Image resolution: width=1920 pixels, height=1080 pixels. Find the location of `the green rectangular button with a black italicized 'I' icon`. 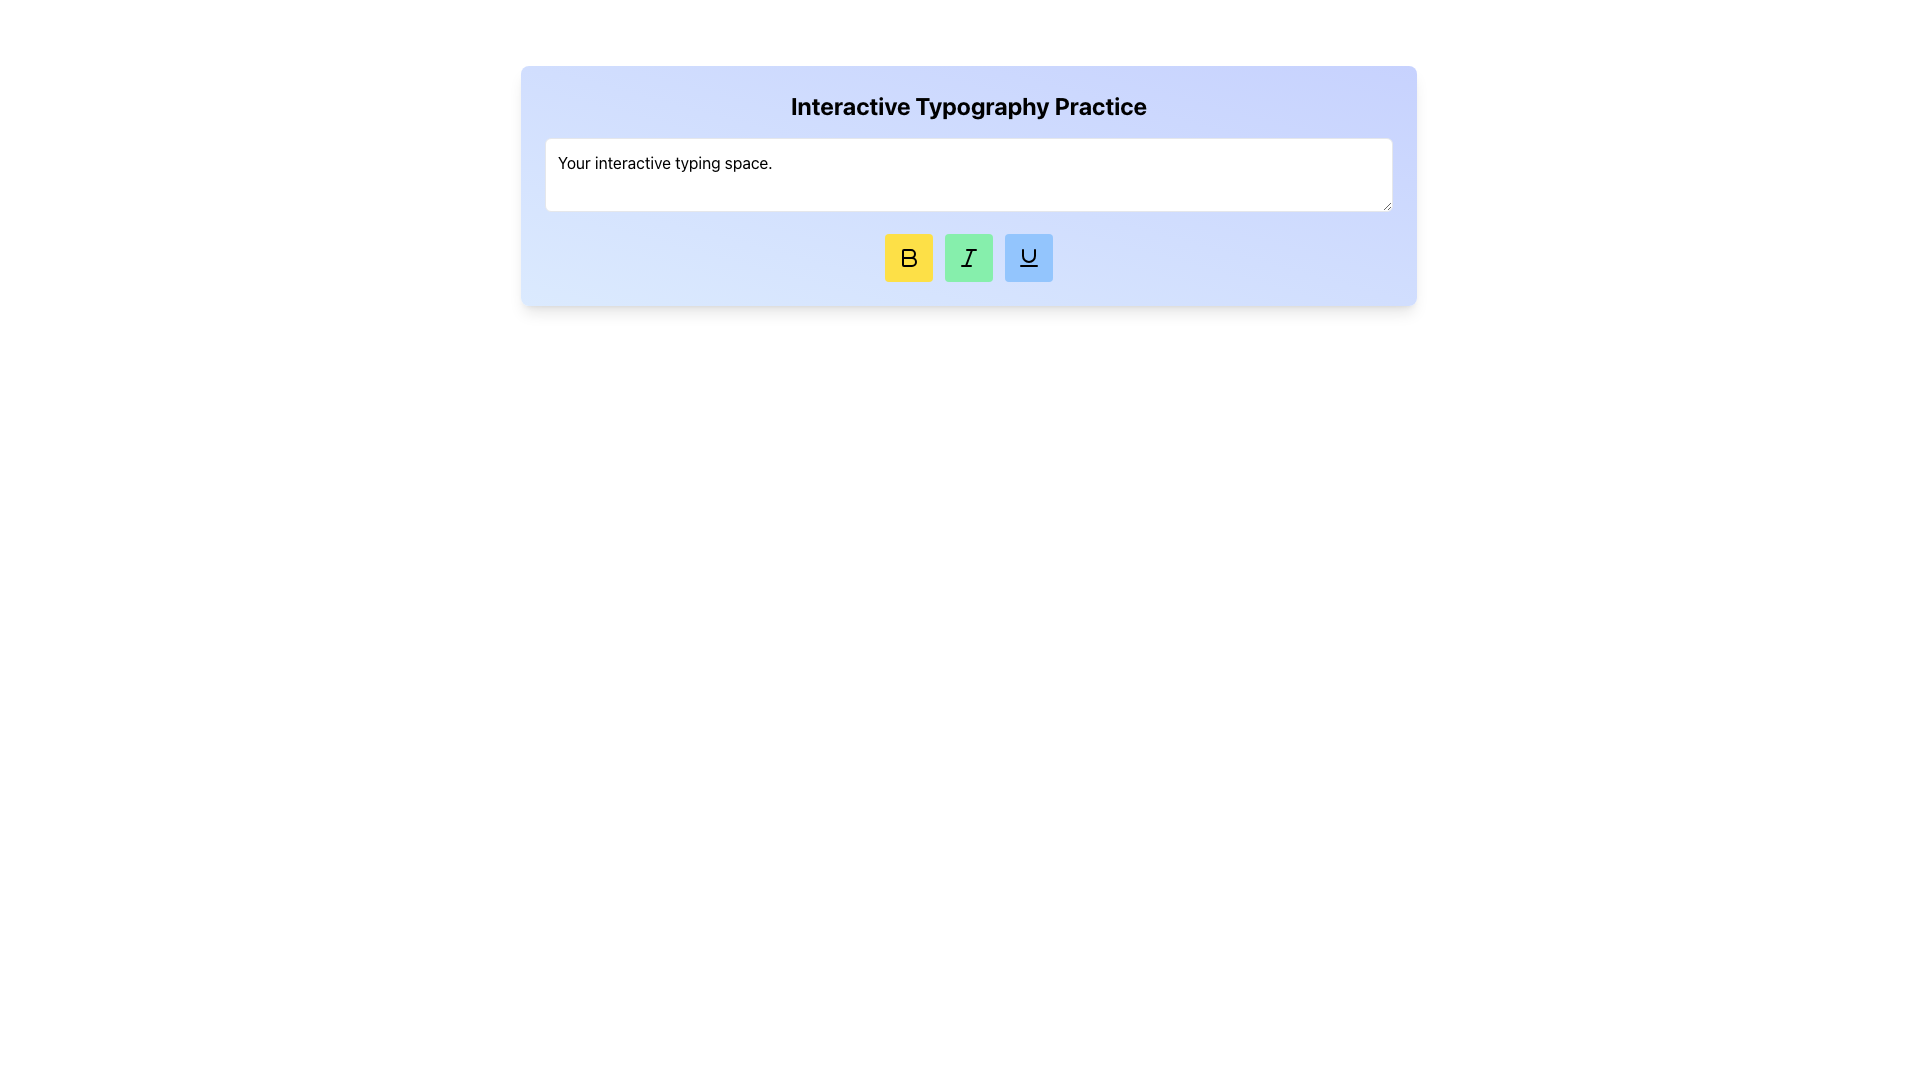

the green rectangular button with a black italicized 'I' icon is located at coordinates (969, 257).